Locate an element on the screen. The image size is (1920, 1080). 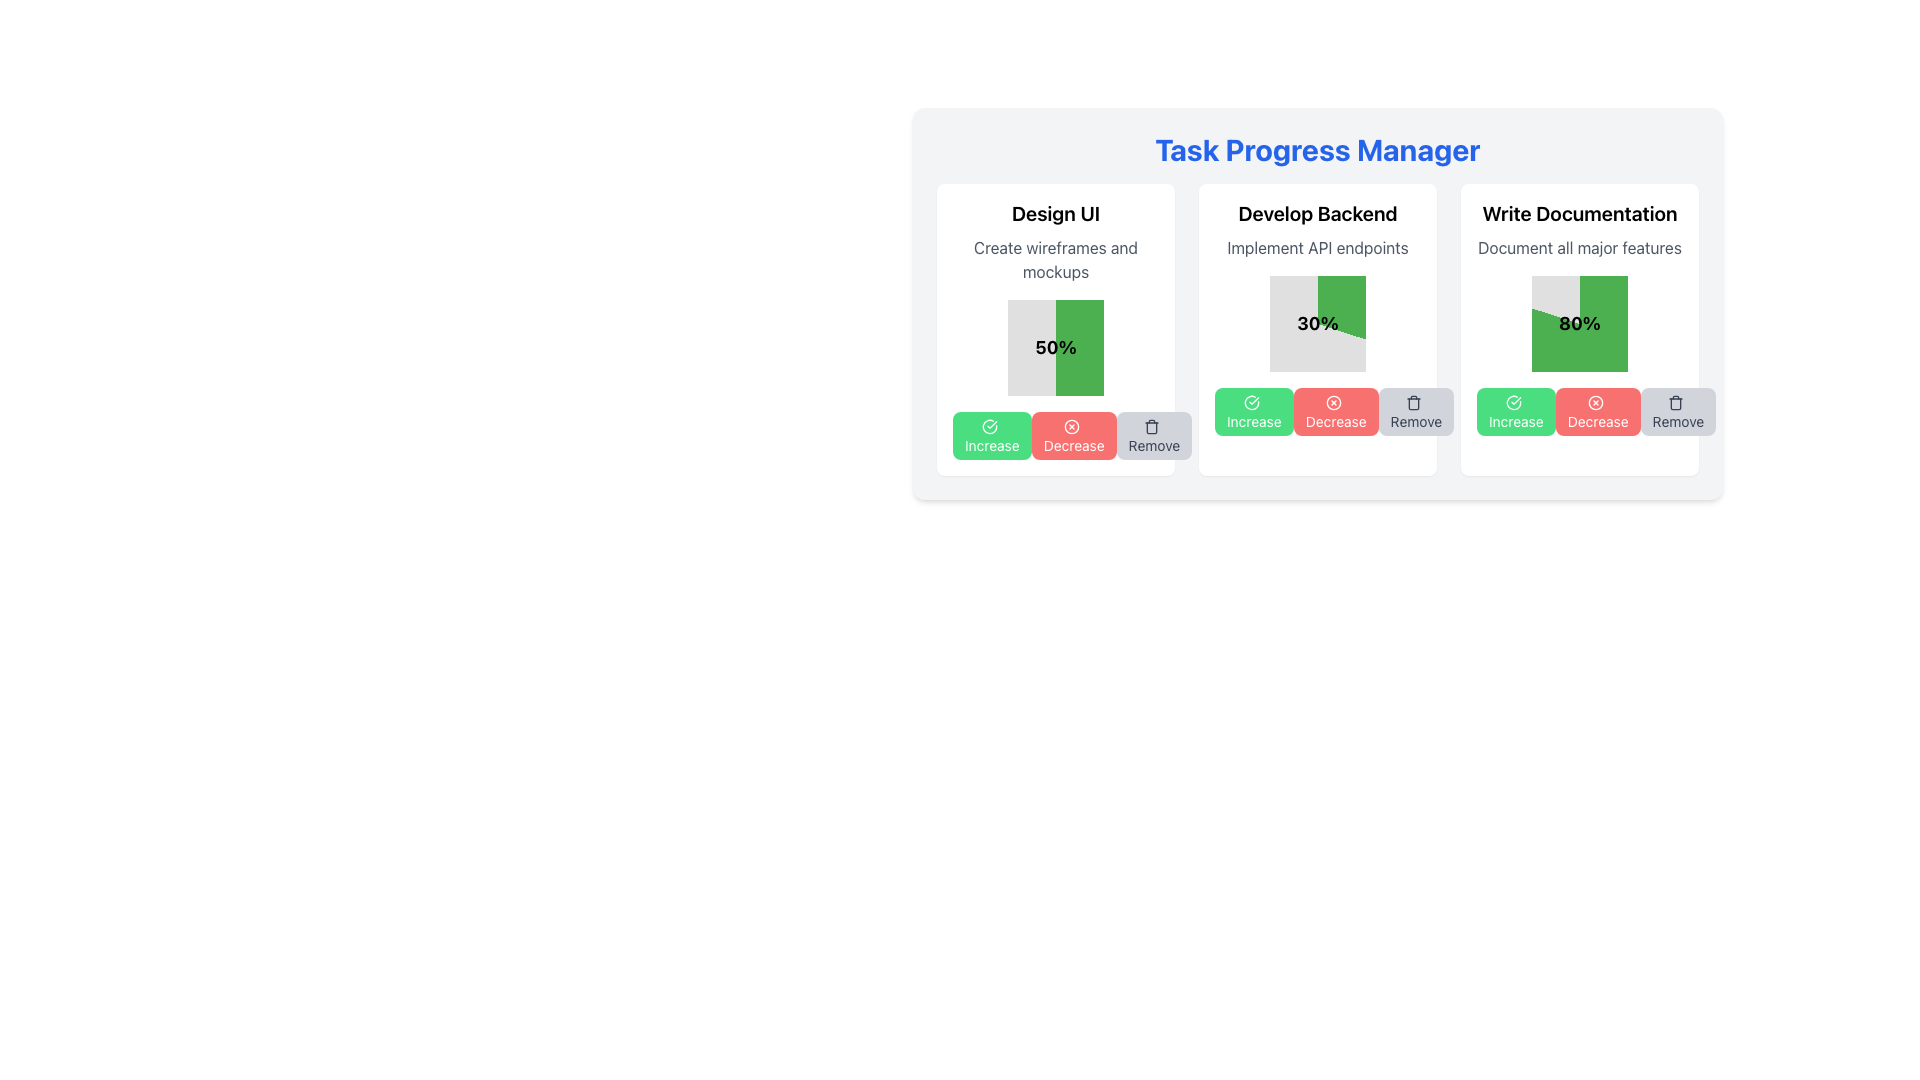
the Circular Progress Indicator displaying '80%' is located at coordinates (1578, 323).